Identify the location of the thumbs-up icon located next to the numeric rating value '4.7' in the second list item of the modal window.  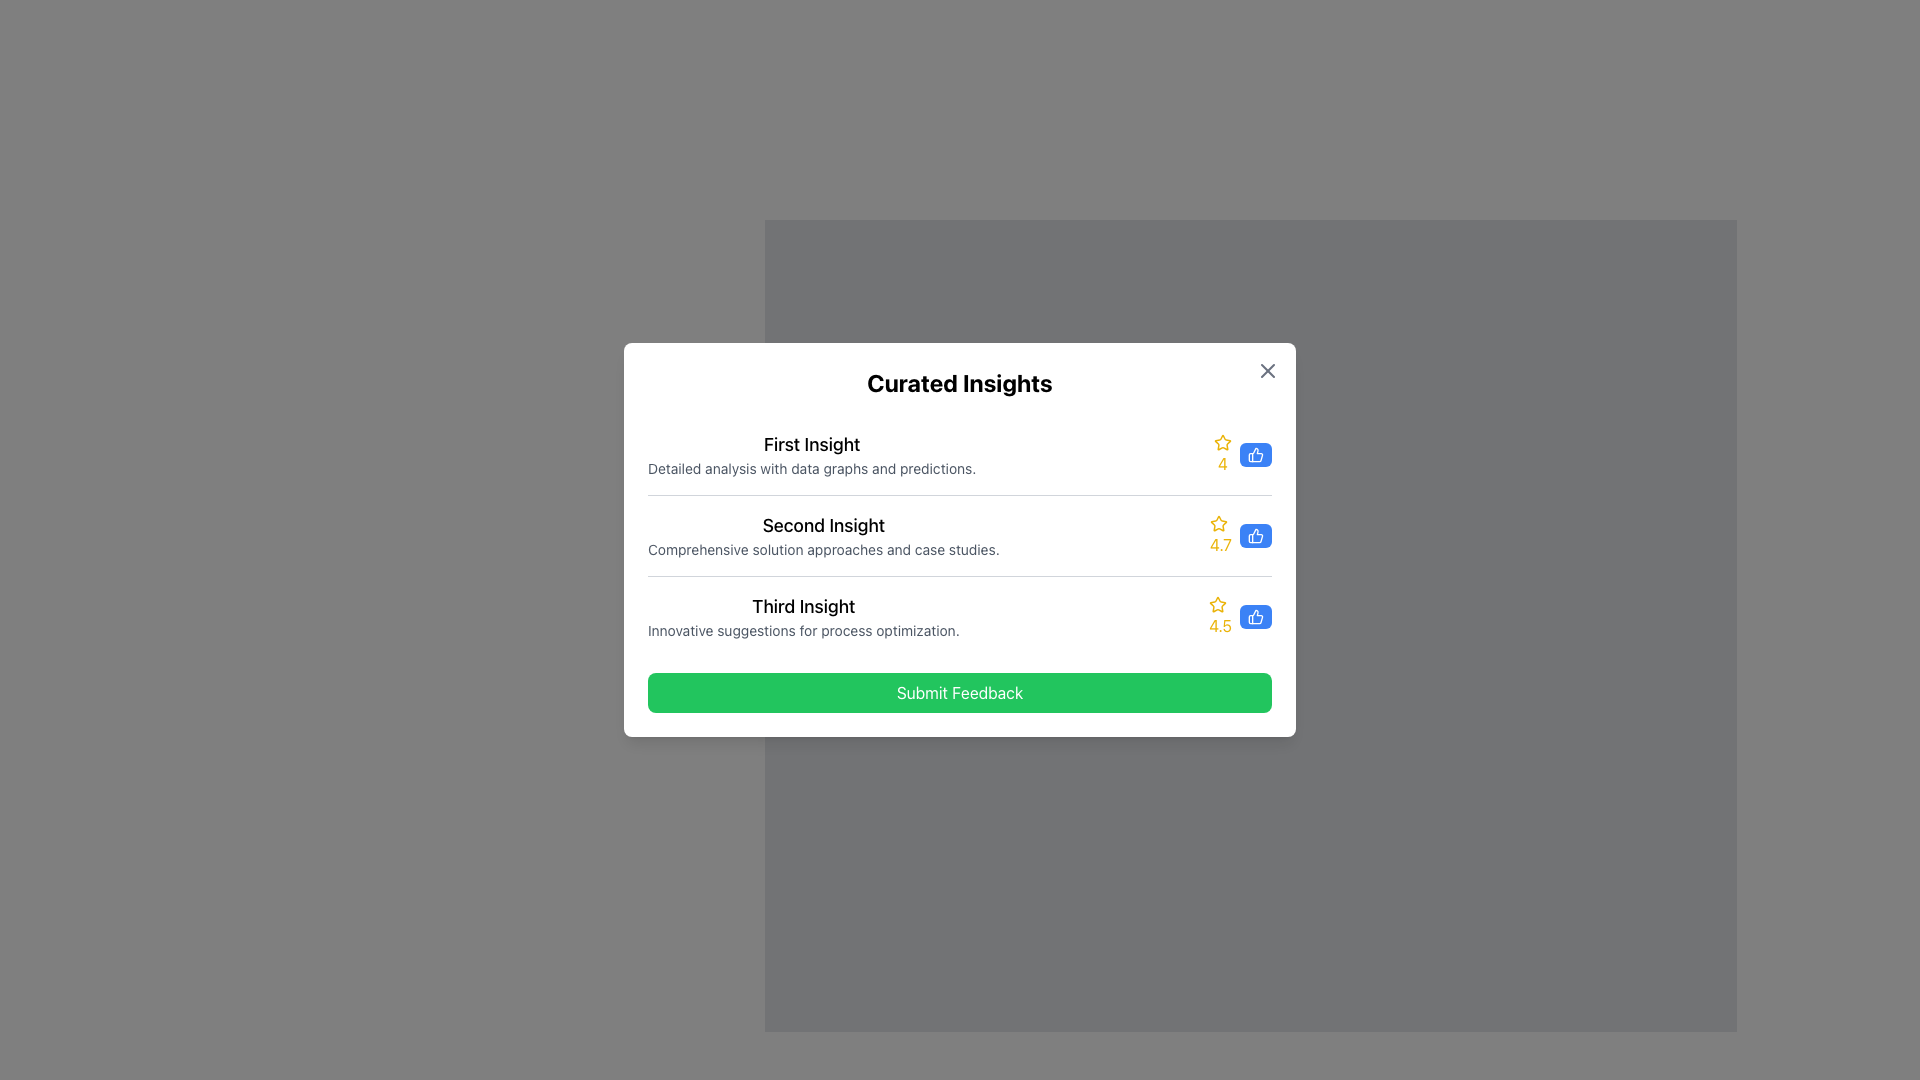
(1254, 535).